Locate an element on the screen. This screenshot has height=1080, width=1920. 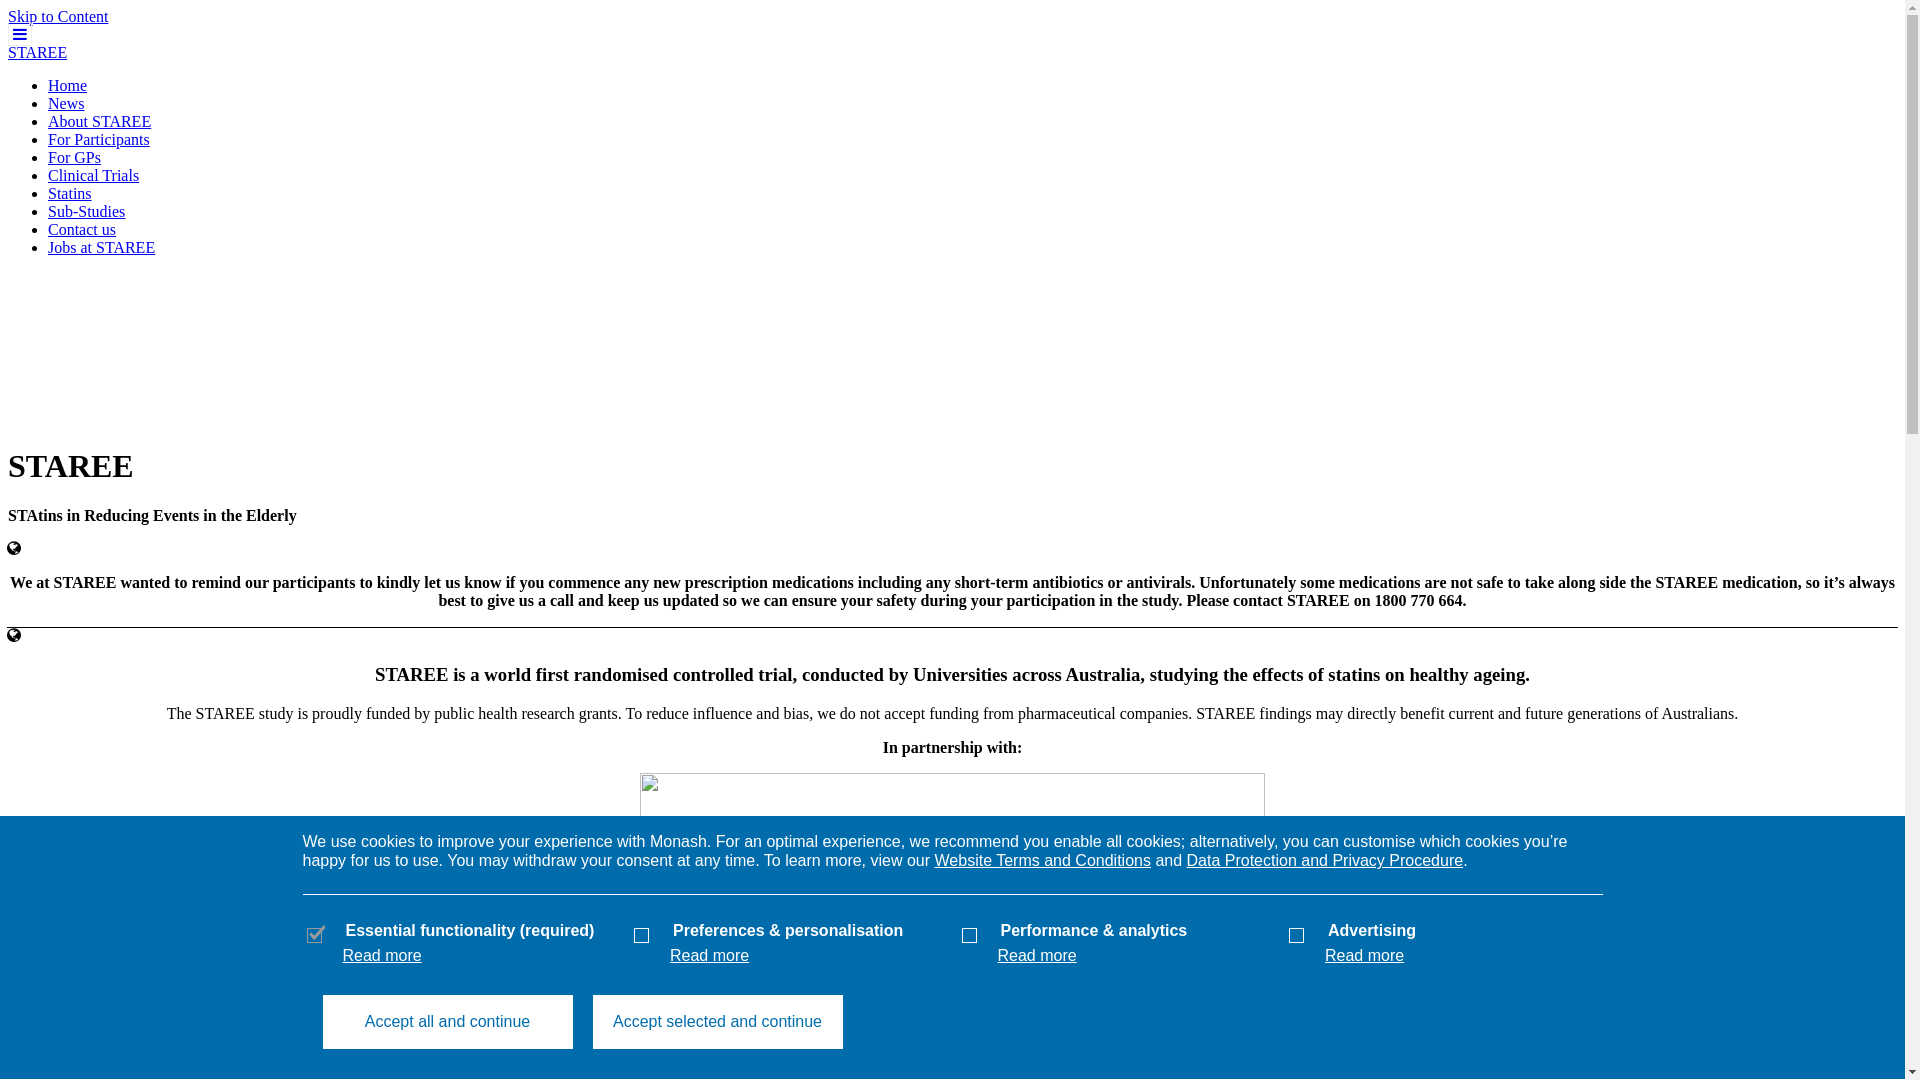
'Accept all and continue' is located at coordinates (445, 1022).